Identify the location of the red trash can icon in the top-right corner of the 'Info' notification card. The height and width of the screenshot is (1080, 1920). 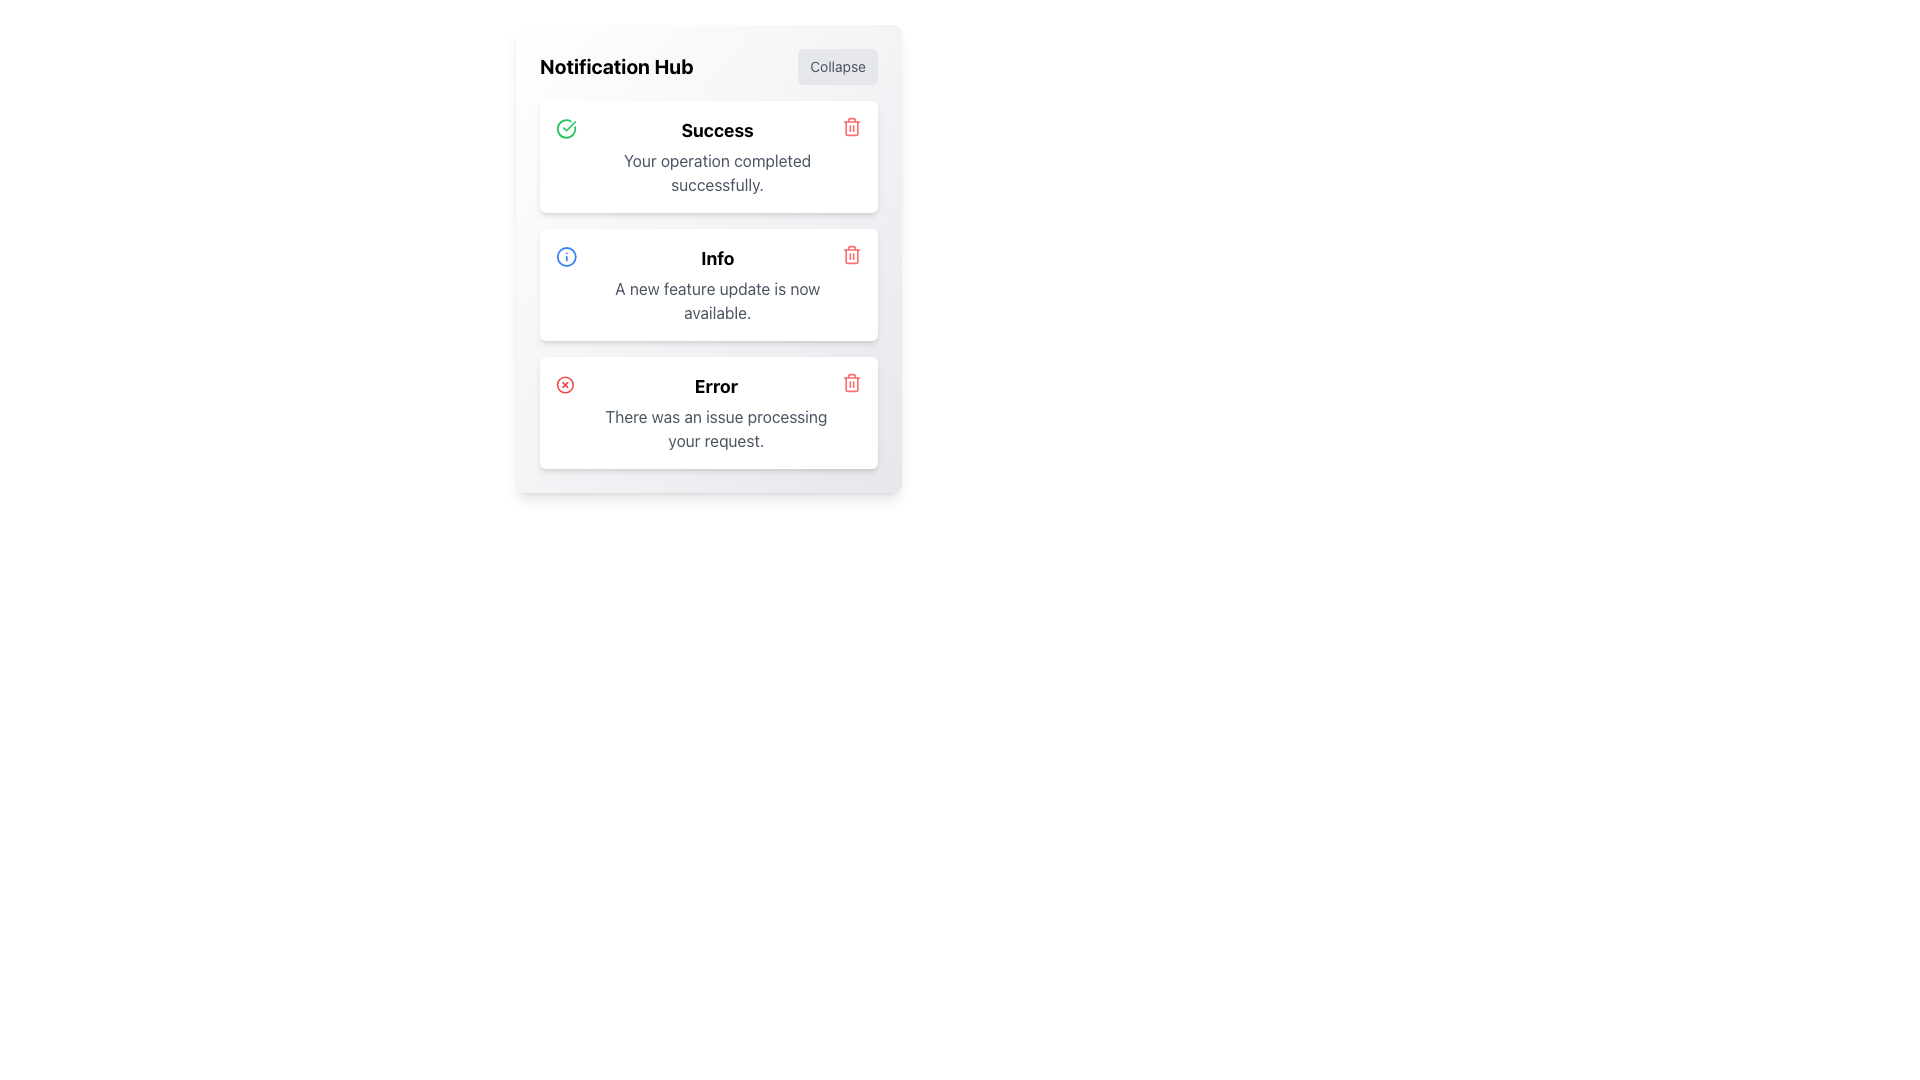
(851, 253).